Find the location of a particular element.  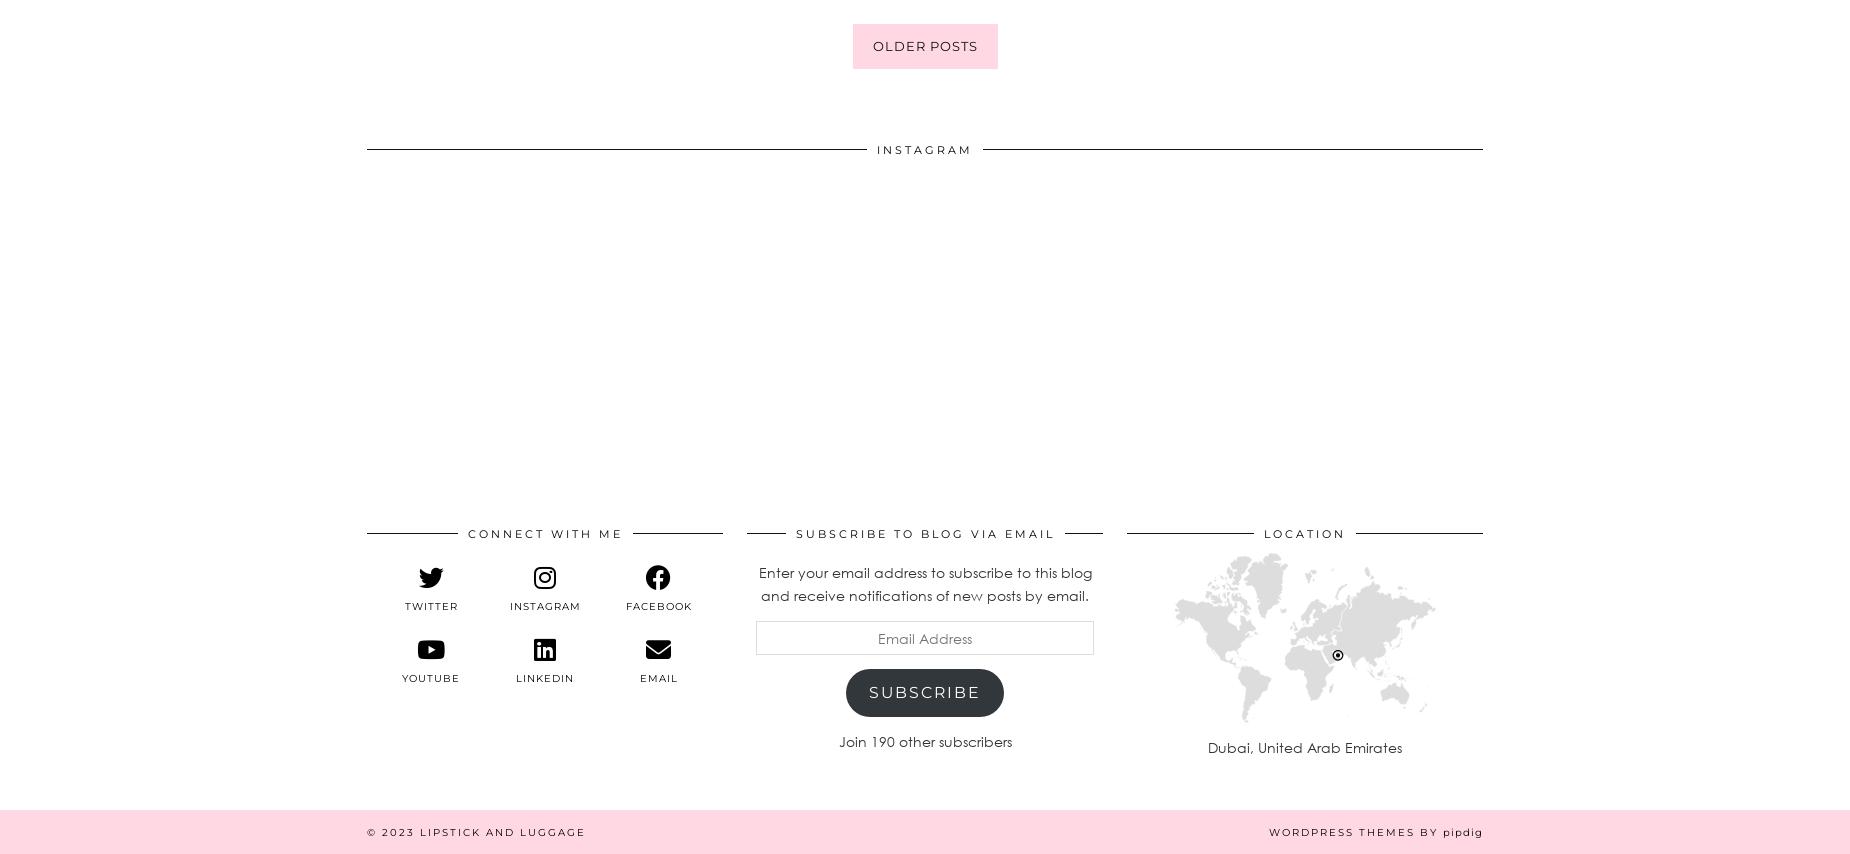

'Subscribe' is located at coordinates (925, 689).